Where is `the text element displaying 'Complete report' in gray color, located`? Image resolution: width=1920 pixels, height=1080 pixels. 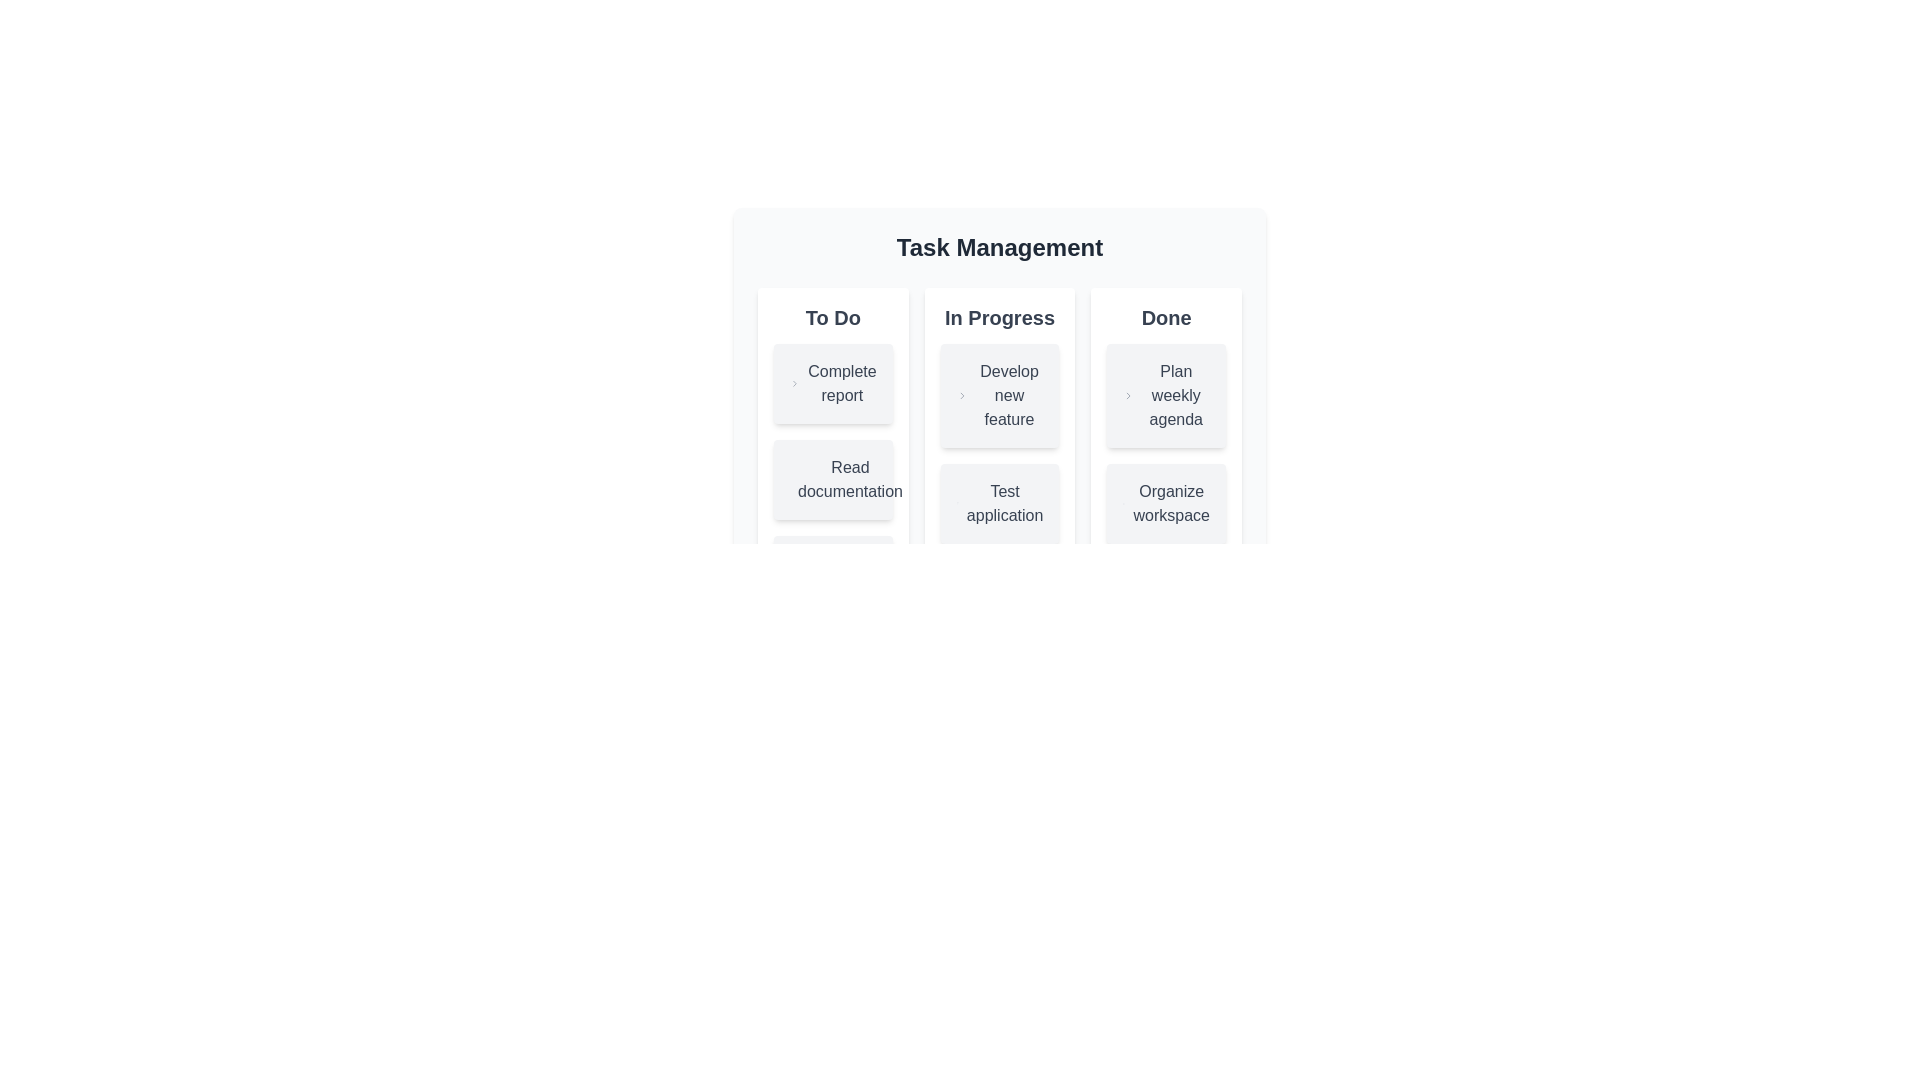
the text element displaying 'Complete report' in gray color, located is located at coordinates (842, 384).